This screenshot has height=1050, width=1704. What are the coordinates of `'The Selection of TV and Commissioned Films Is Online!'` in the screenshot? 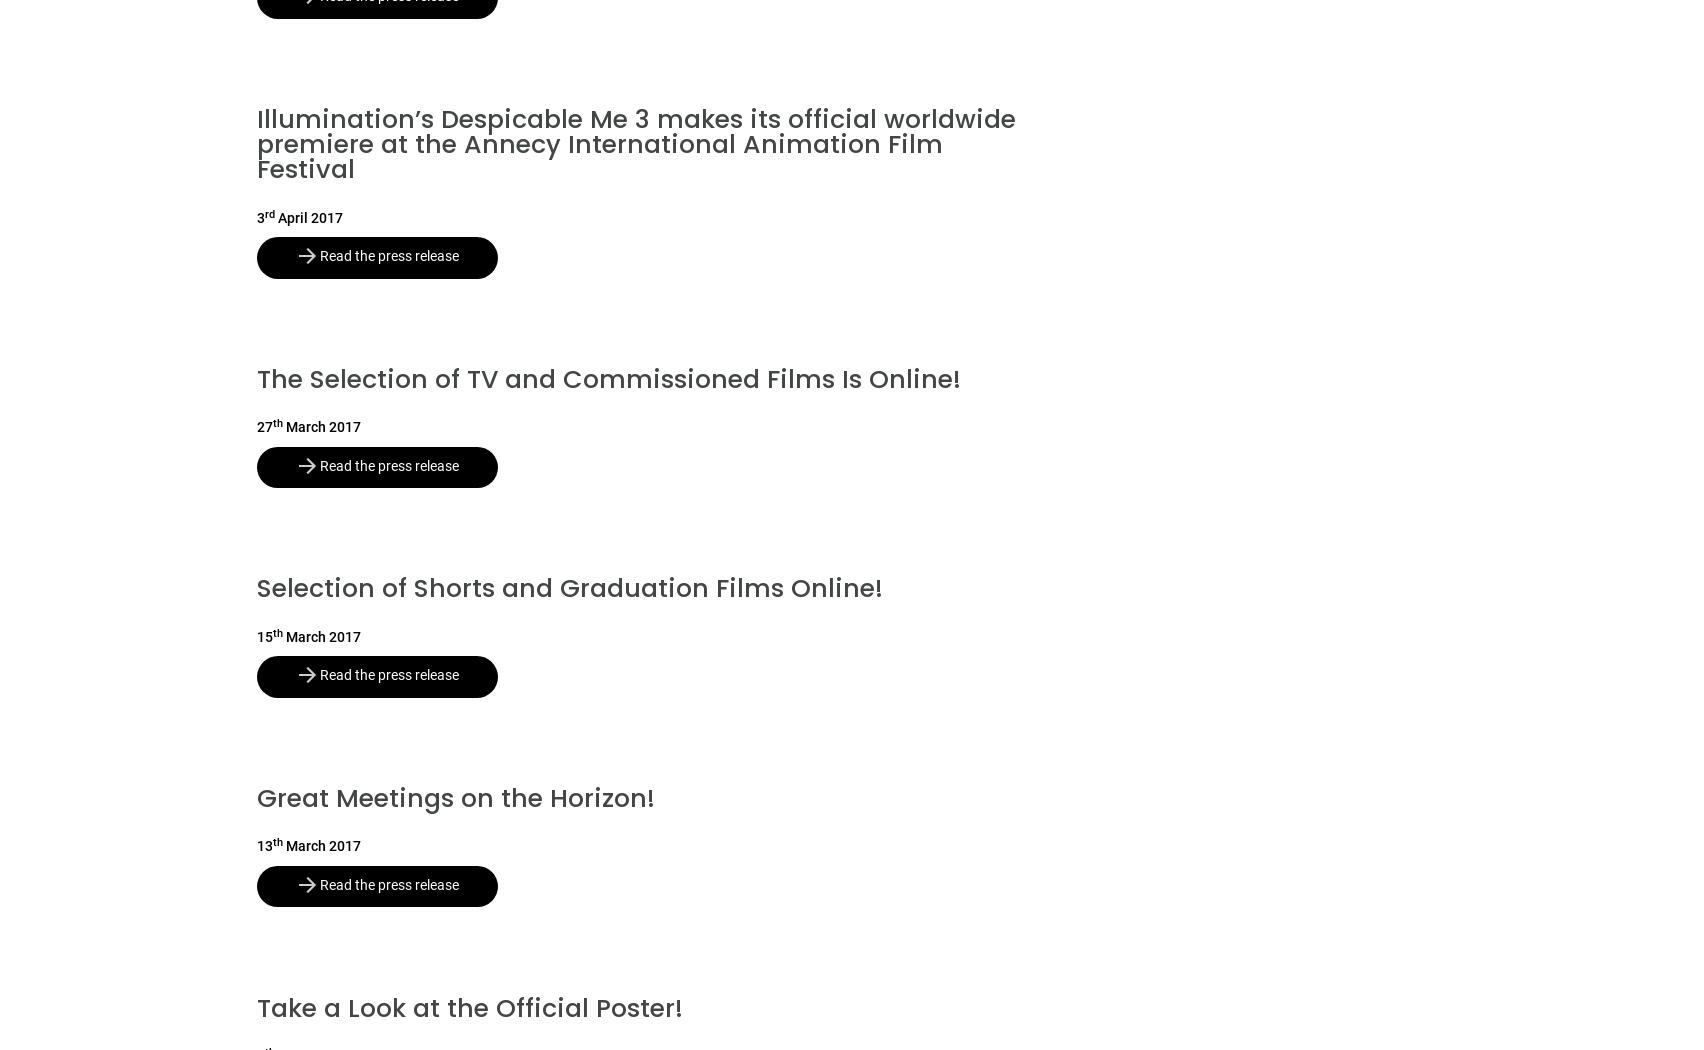 It's located at (609, 378).